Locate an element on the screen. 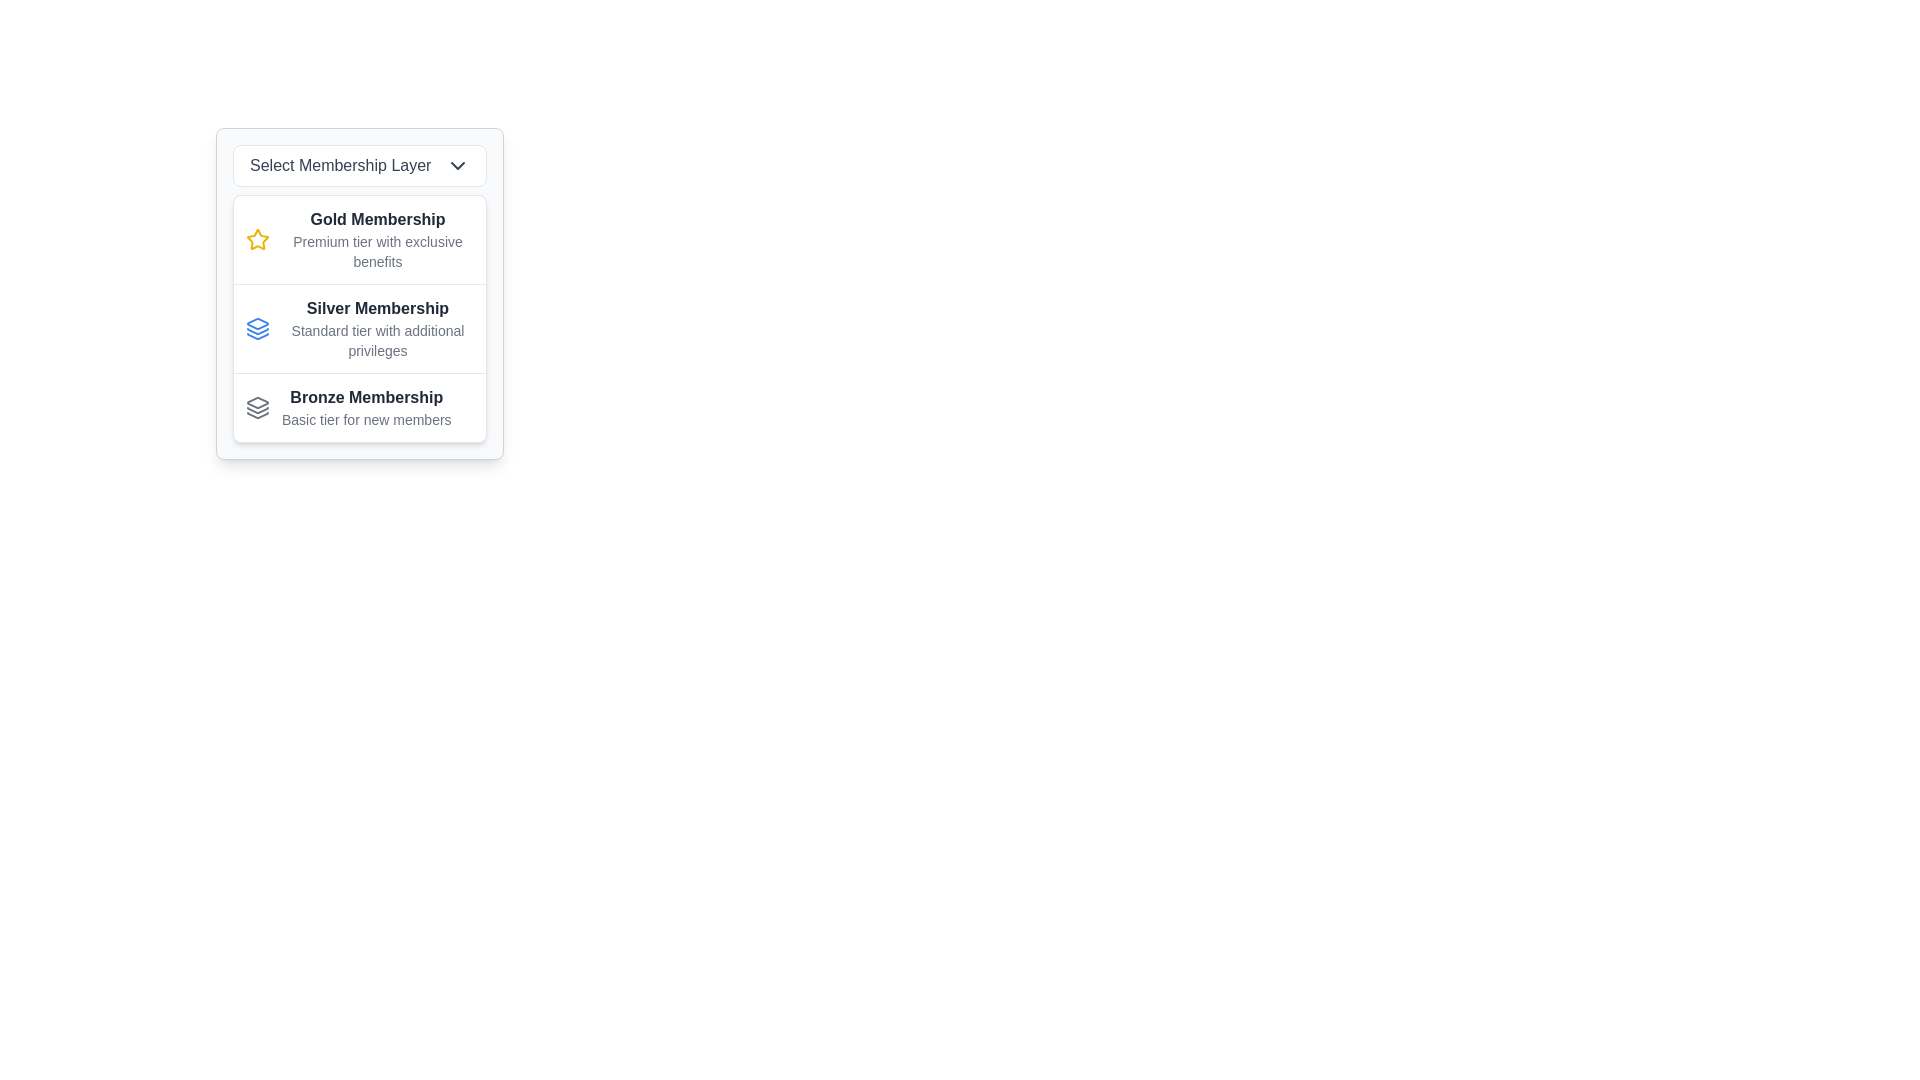 The height and width of the screenshot is (1080, 1920). the List Box containing options for membership tiers (Gold, Silver, Bronze) with rounded corners and a light shadow is located at coordinates (360, 318).